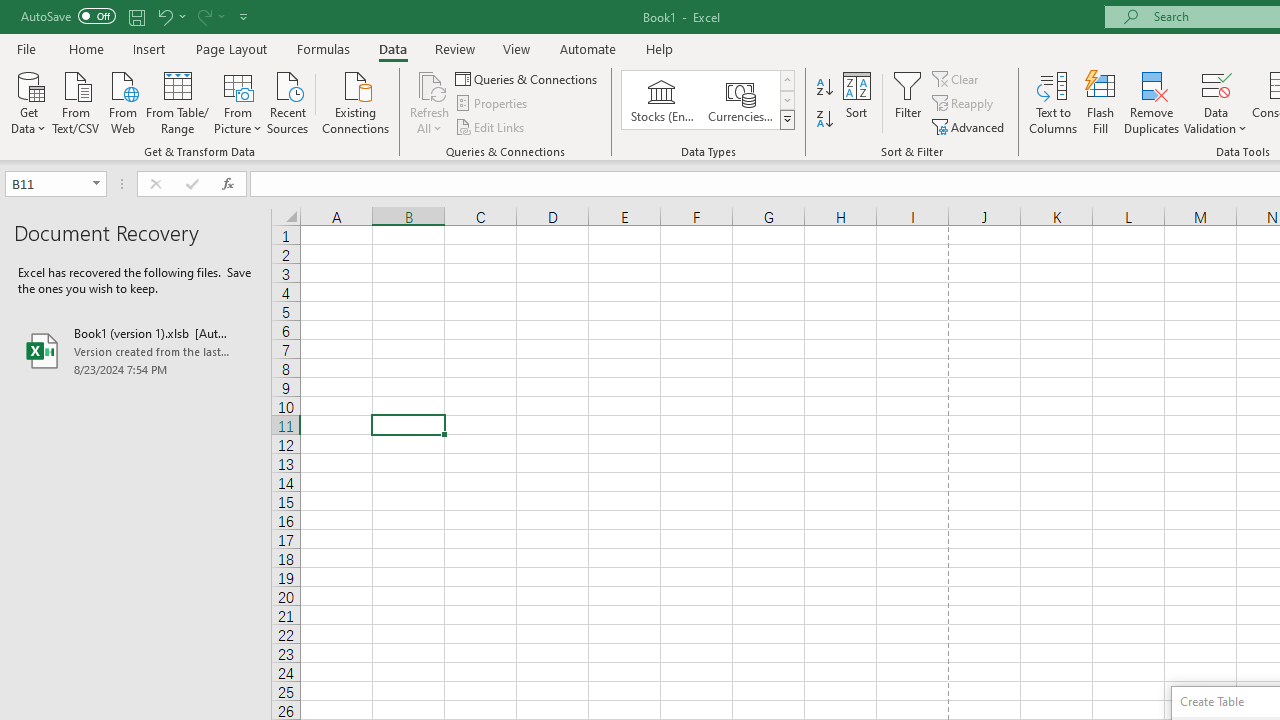 Image resolution: width=1280 pixels, height=720 pixels. Describe the element at coordinates (287, 101) in the screenshot. I see `'Recent Sources'` at that location.